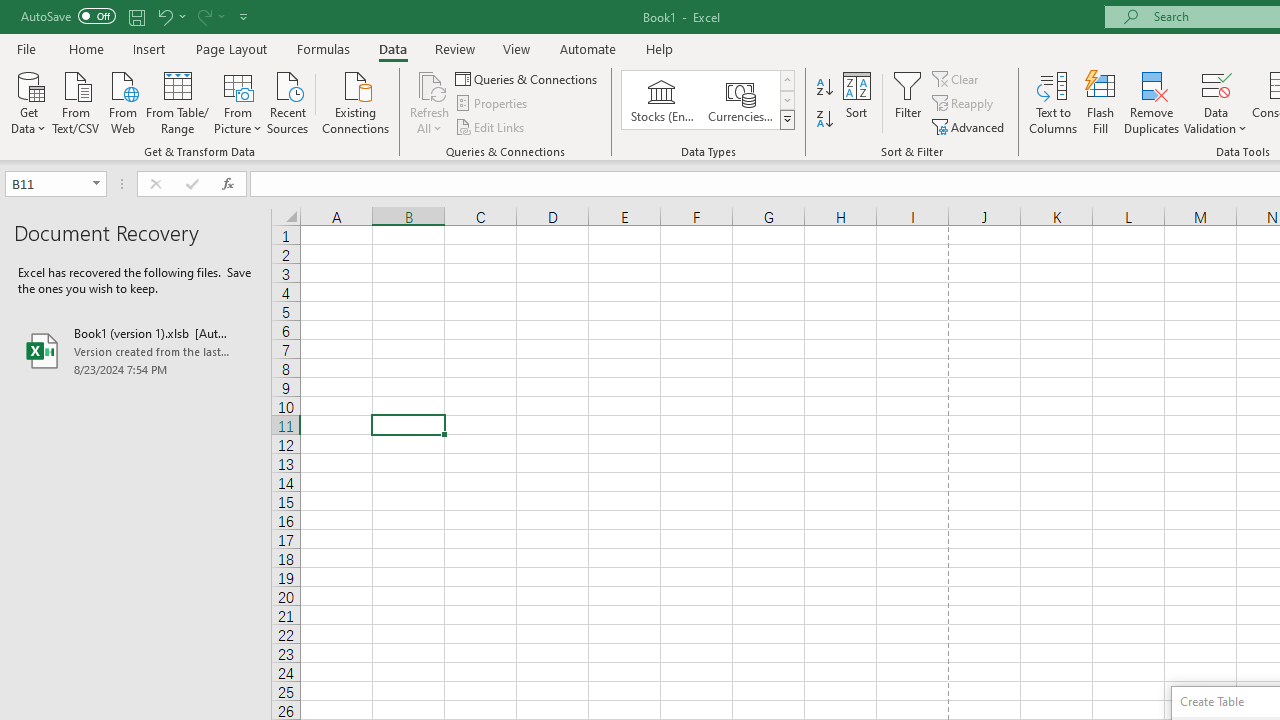 Image resolution: width=1280 pixels, height=720 pixels. Describe the element at coordinates (287, 101) in the screenshot. I see `'Recent Sources'` at that location.